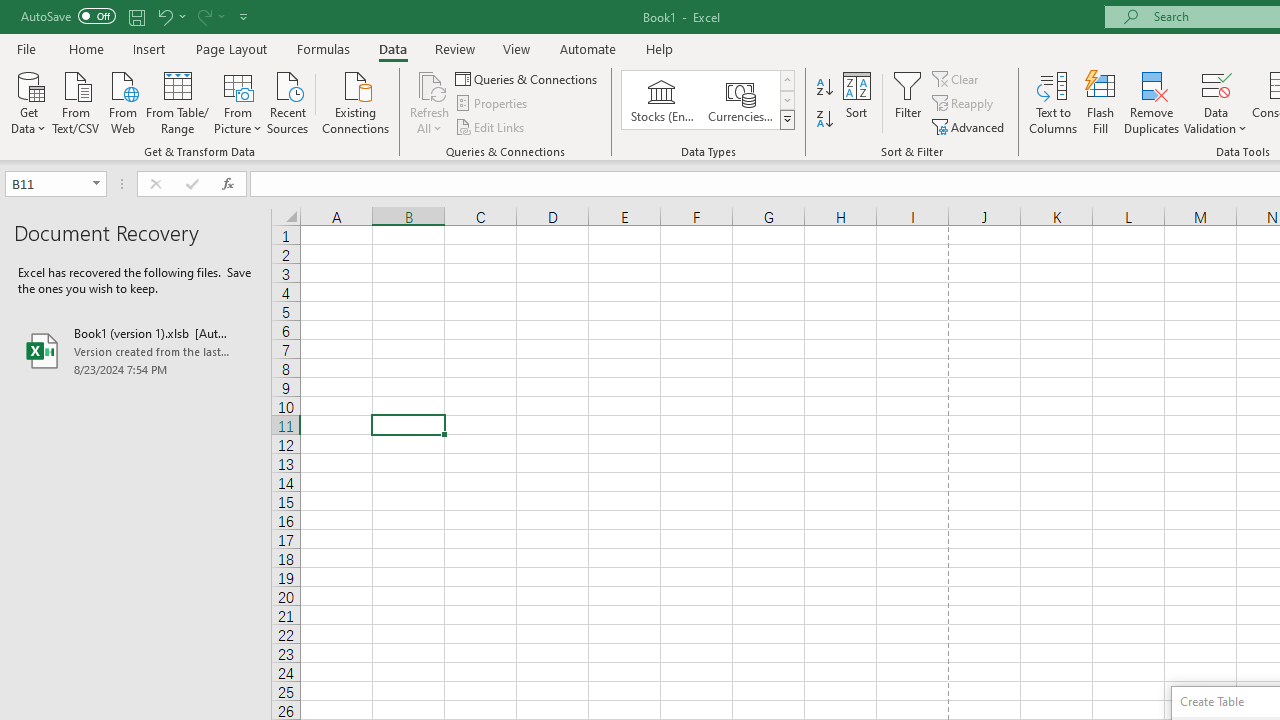 Image resolution: width=1280 pixels, height=720 pixels. Describe the element at coordinates (287, 101) in the screenshot. I see `'Recent Sources'` at that location.